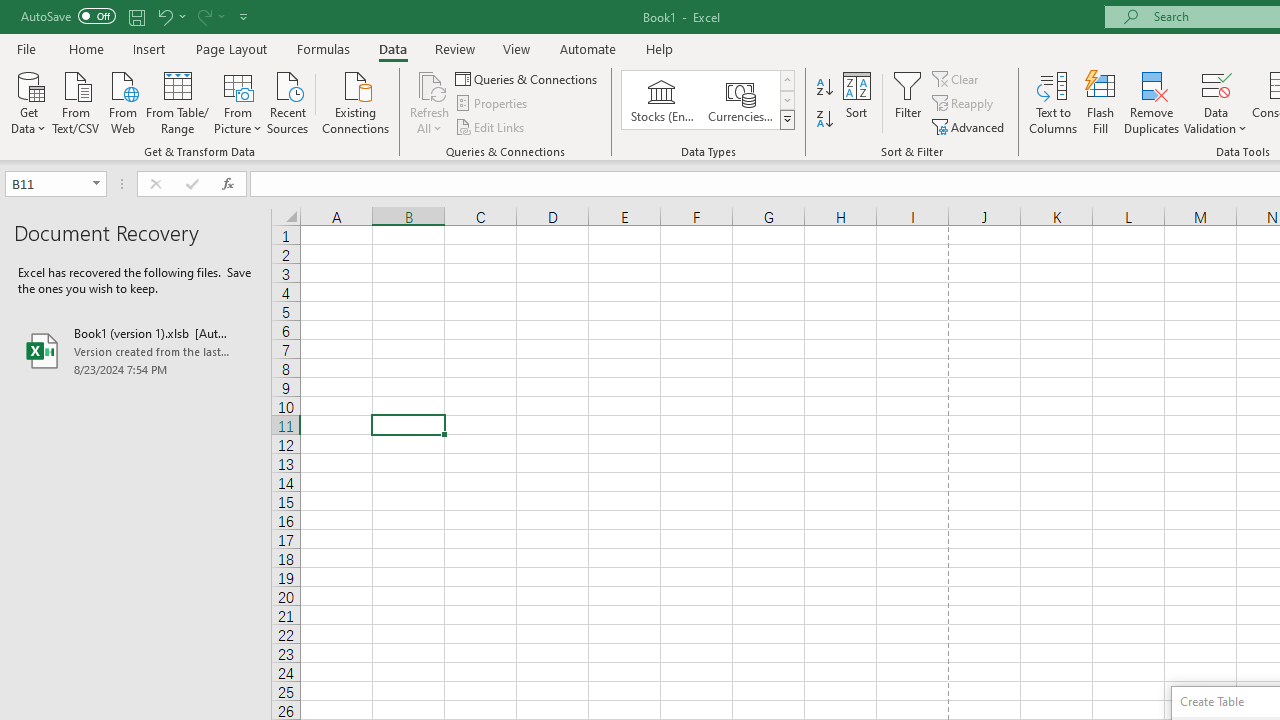 Image resolution: width=1280 pixels, height=720 pixels. Describe the element at coordinates (287, 101) in the screenshot. I see `'Recent Sources'` at that location.